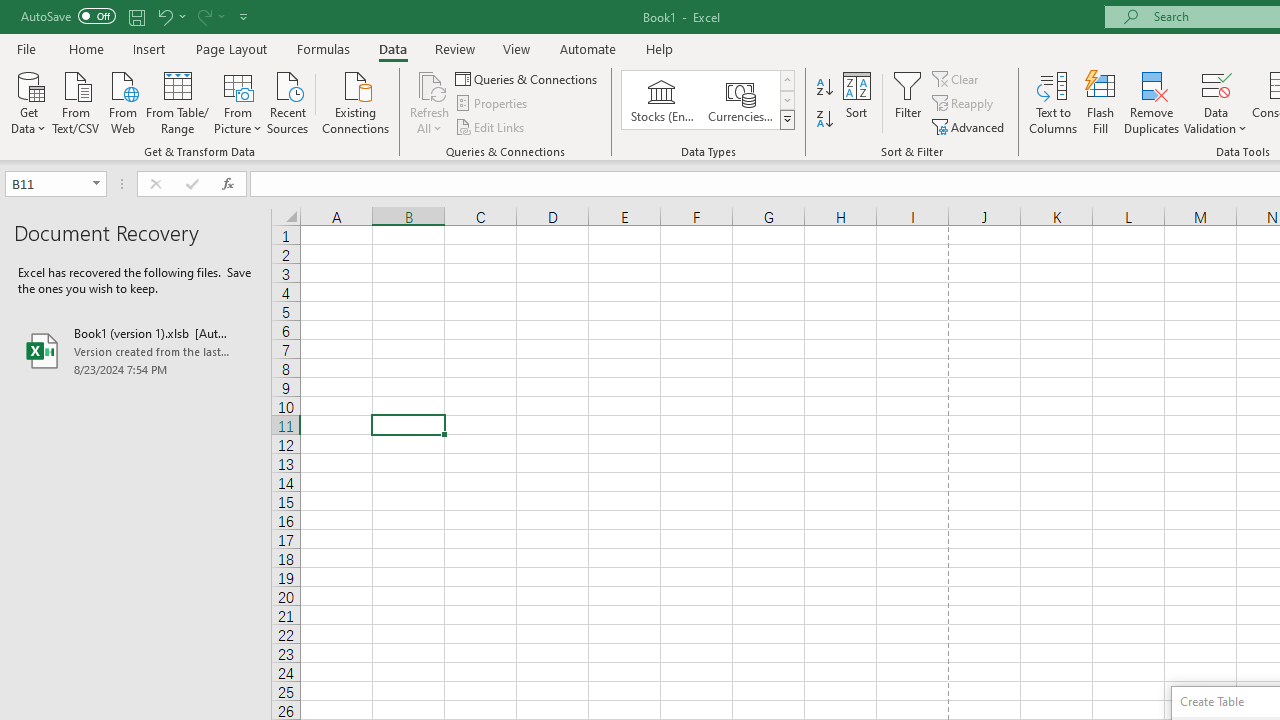 Image resolution: width=1280 pixels, height=720 pixels. Describe the element at coordinates (287, 101) in the screenshot. I see `'Recent Sources'` at that location.